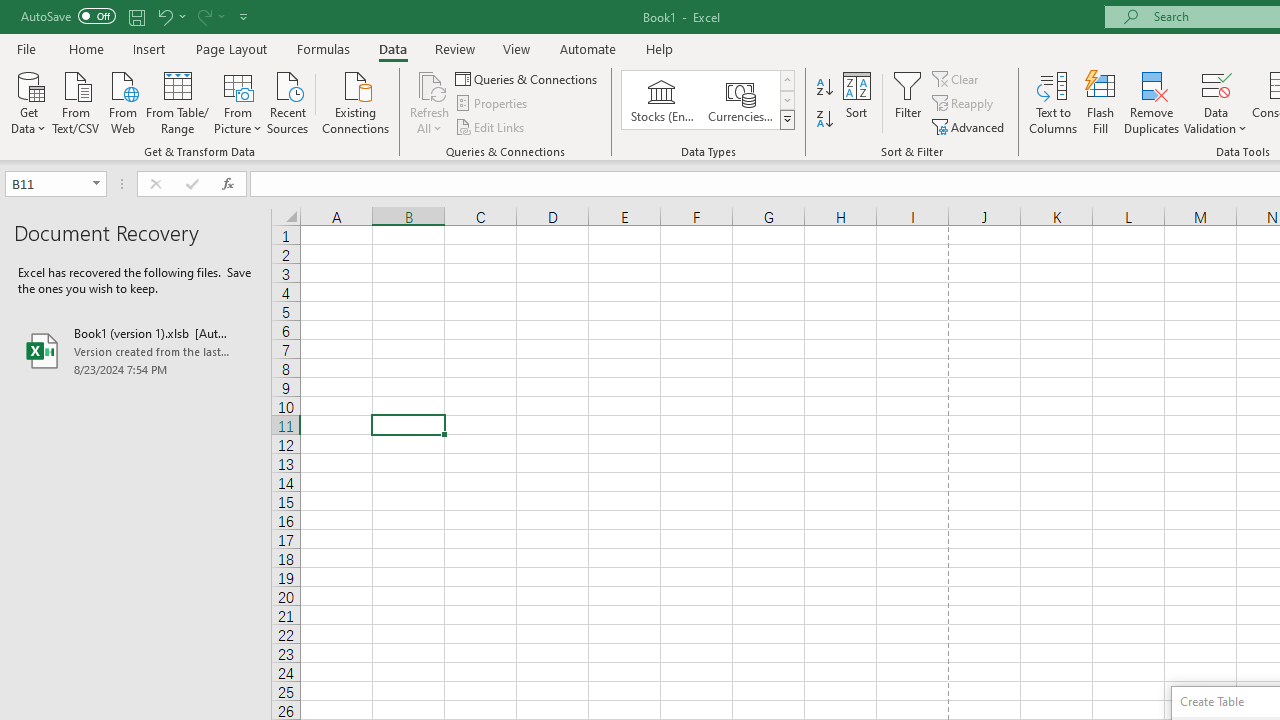 Image resolution: width=1280 pixels, height=720 pixels. Describe the element at coordinates (287, 101) in the screenshot. I see `'Recent Sources'` at that location.